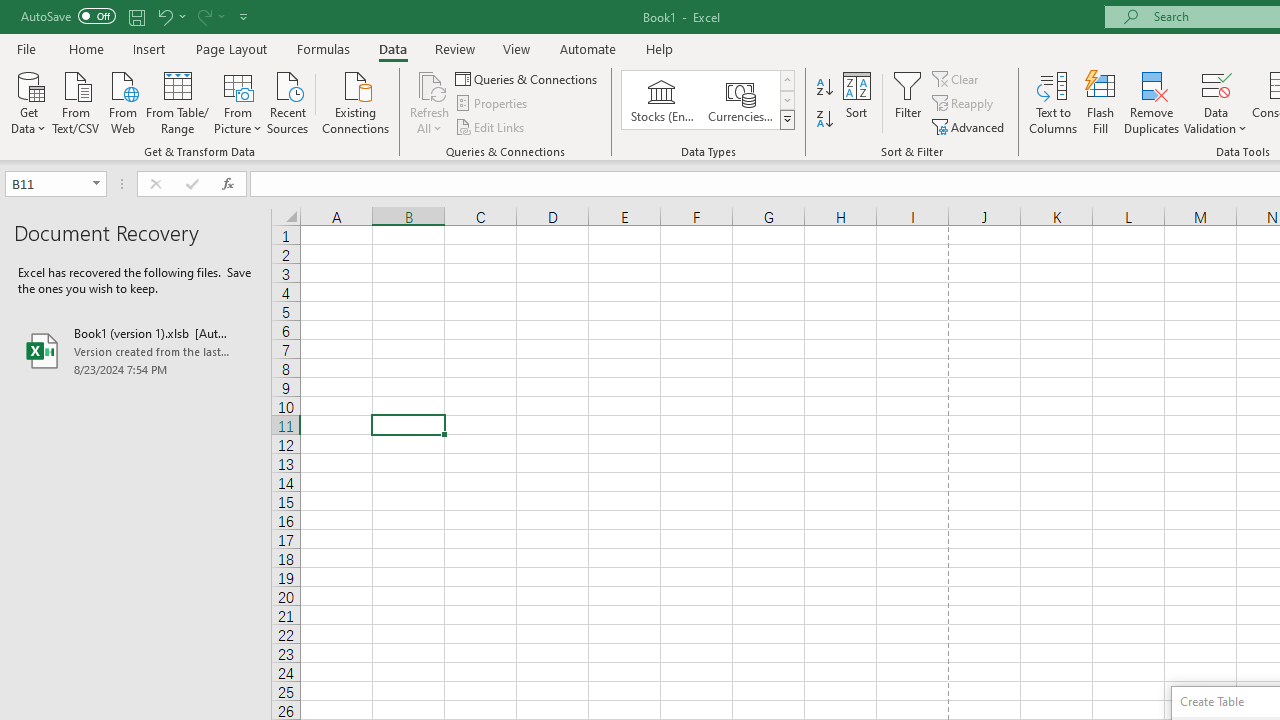 Image resolution: width=1280 pixels, height=720 pixels. Describe the element at coordinates (287, 101) in the screenshot. I see `'Recent Sources'` at that location.